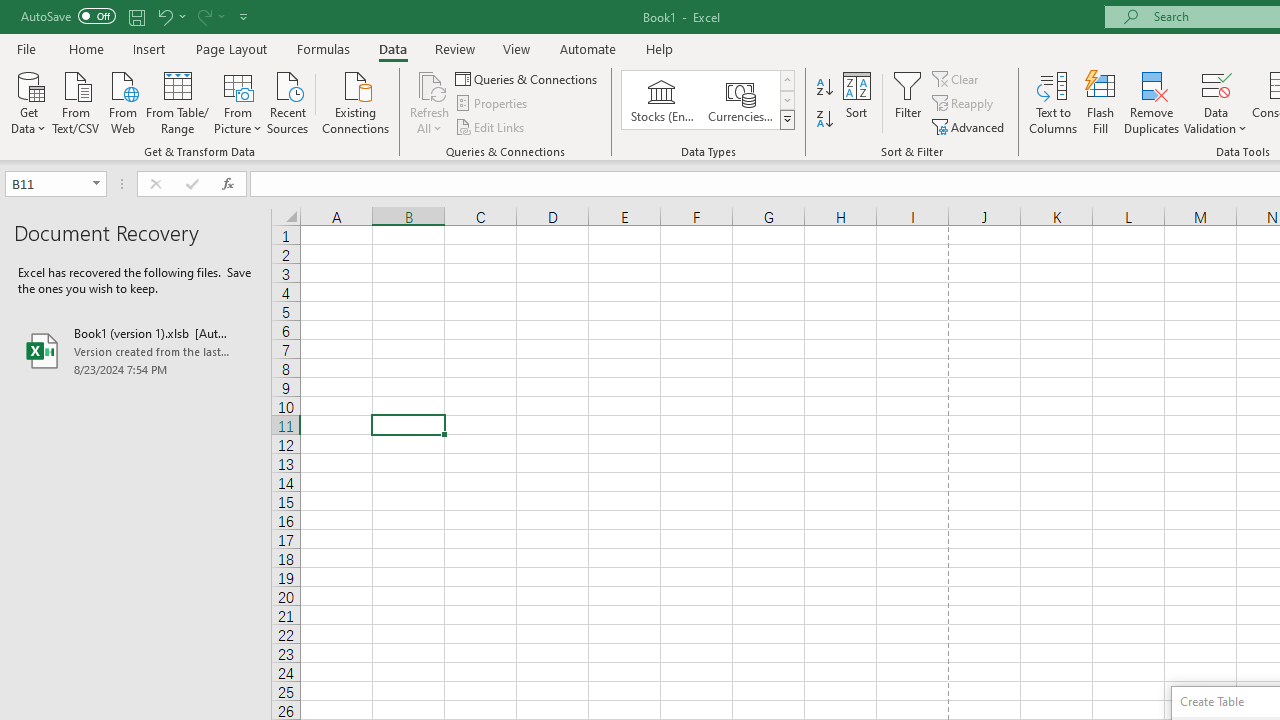 Image resolution: width=1280 pixels, height=720 pixels. Describe the element at coordinates (287, 101) in the screenshot. I see `'Recent Sources'` at that location.